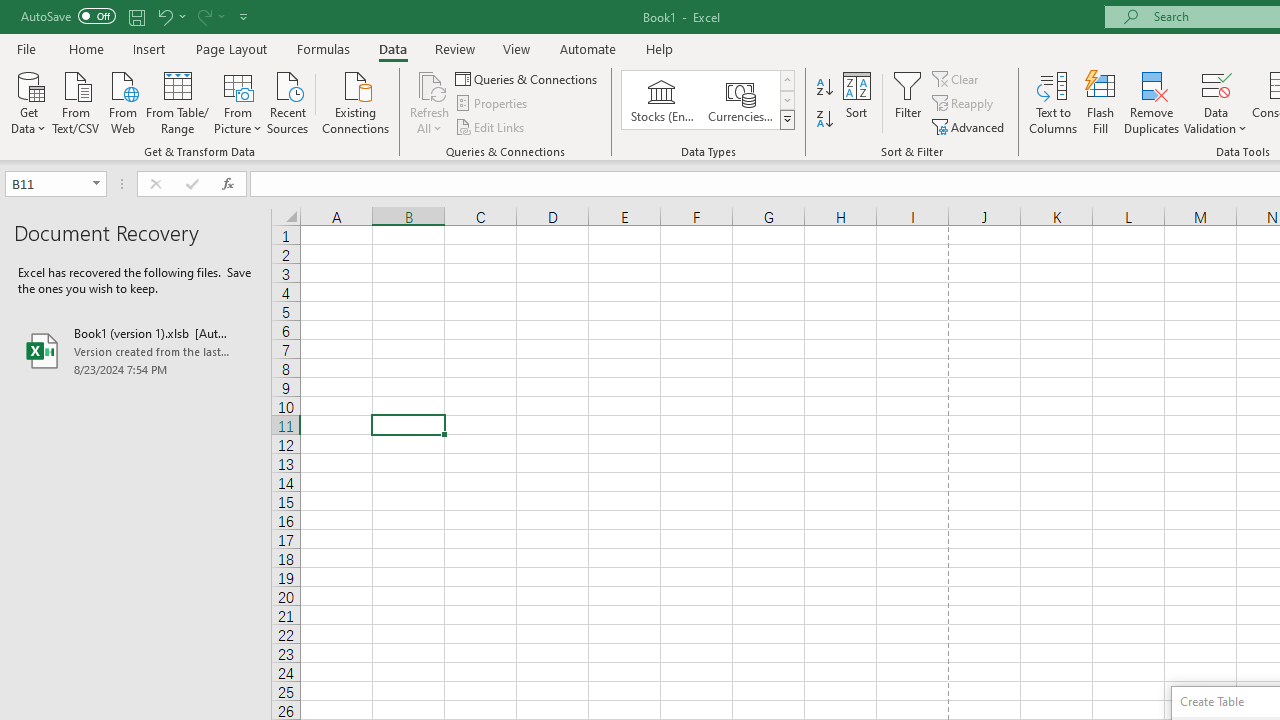 Image resolution: width=1280 pixels, height=720 pixels. Describe the element at coordinates (287, 101) in the screenshot. I see `'Recent Sources'` at that location.